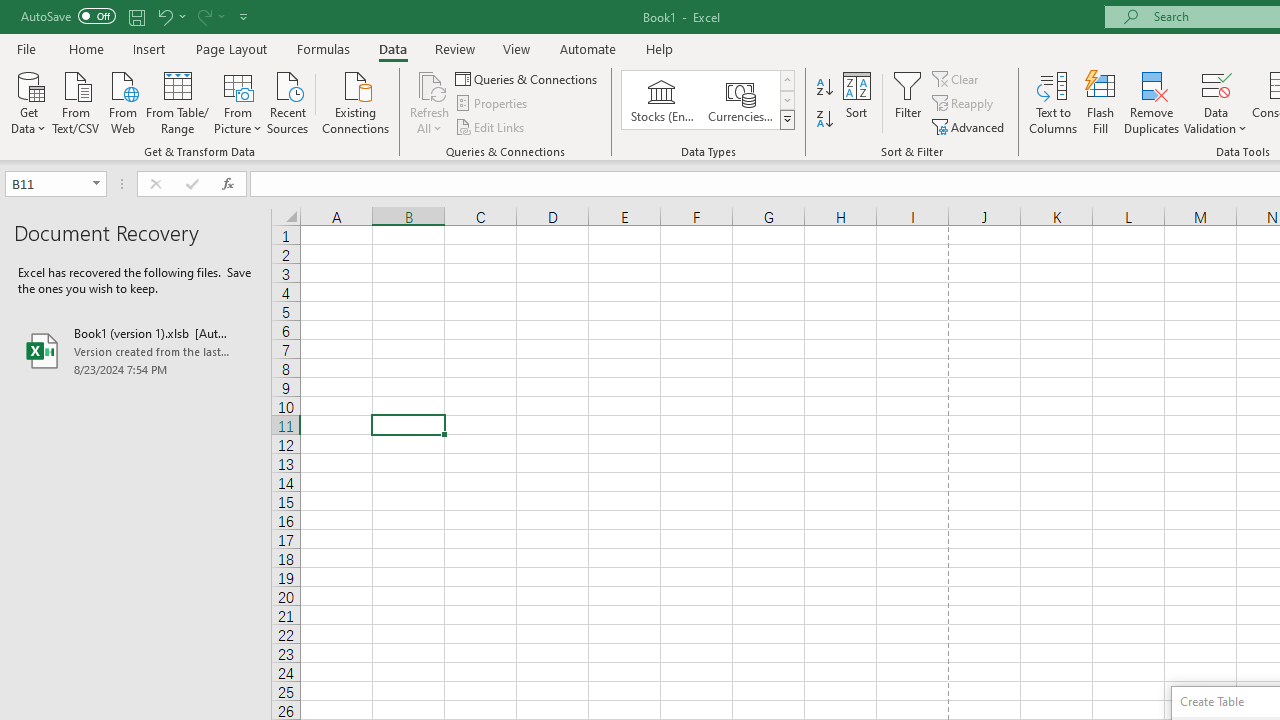 Image resolution: width=1280 pixels, height=720 pixels. Describe the element at coordinates (287, 101) in the screenshot. I see `'Recent Sources'` at that location.